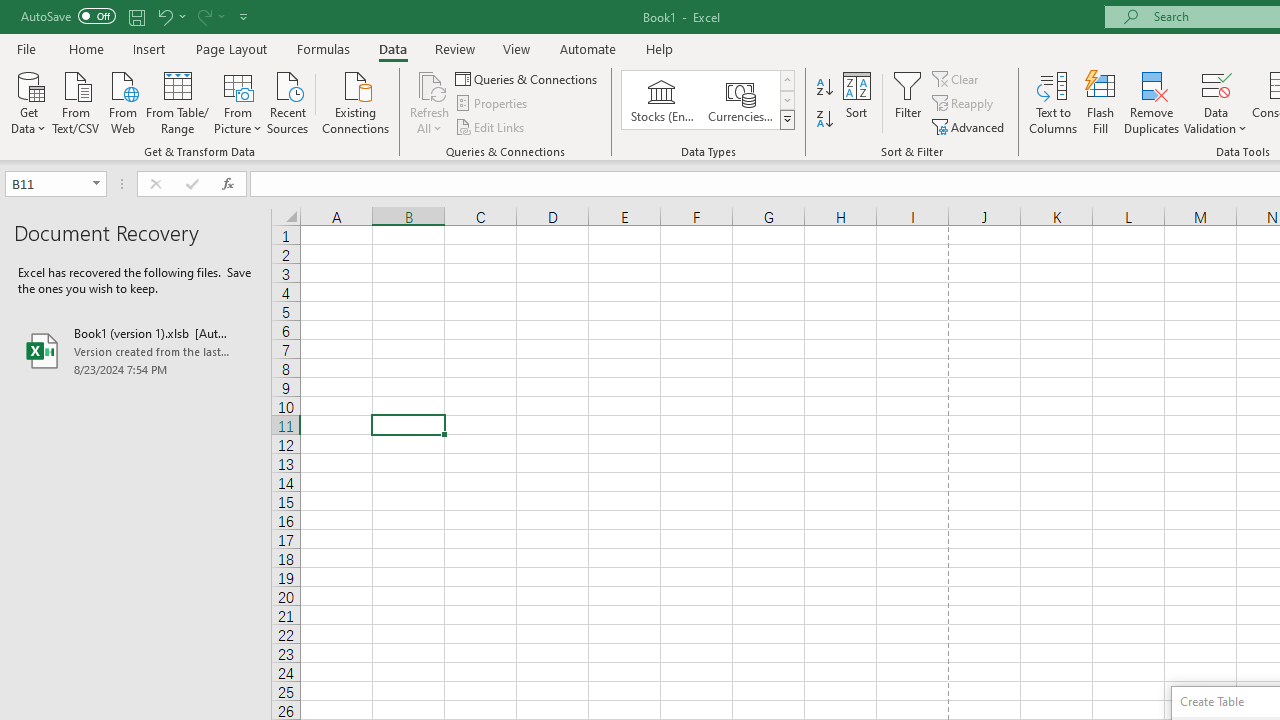 Image resolution: width=1280 pixels, height=720 pixels. Describe the element at coordinates (287, 101) in the screenshot. I see `'Recent Sources'` at that location.